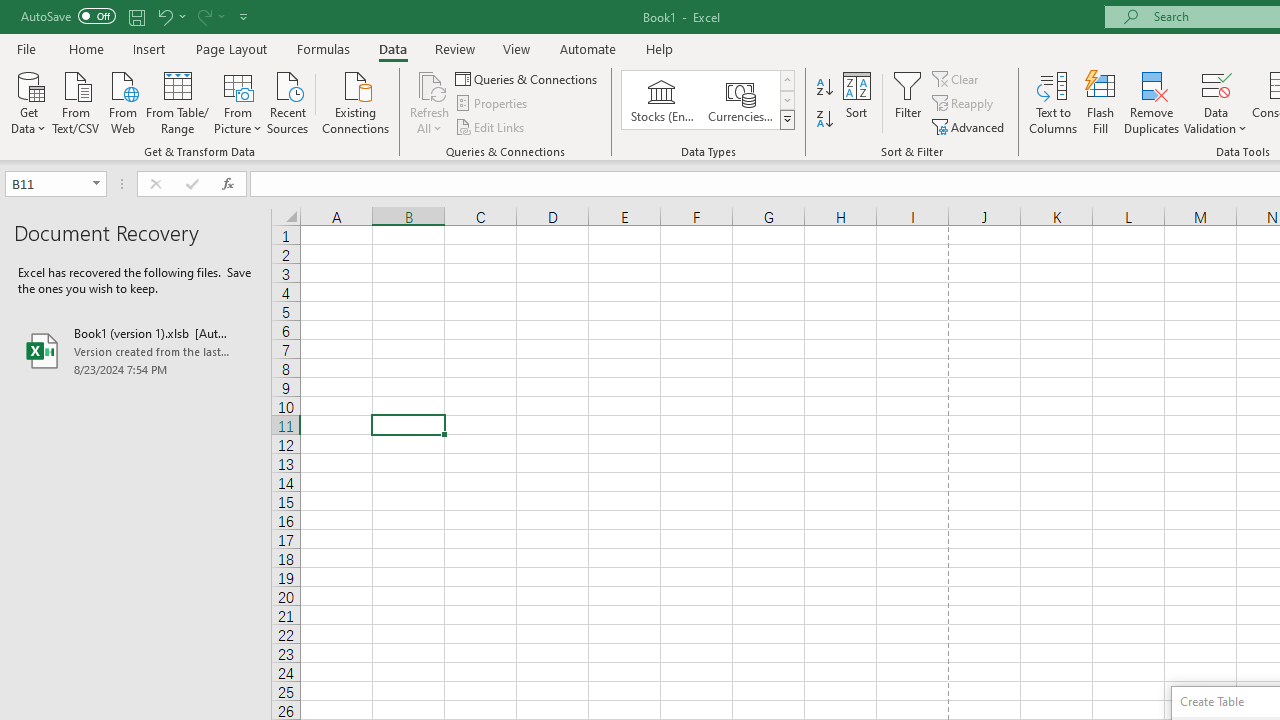 Image resolution: width=1280 pixels, height=720 pixels. Describe the element at coordinates (287, 101) in the screenshot. I see `'Recent Sources'` at that location.